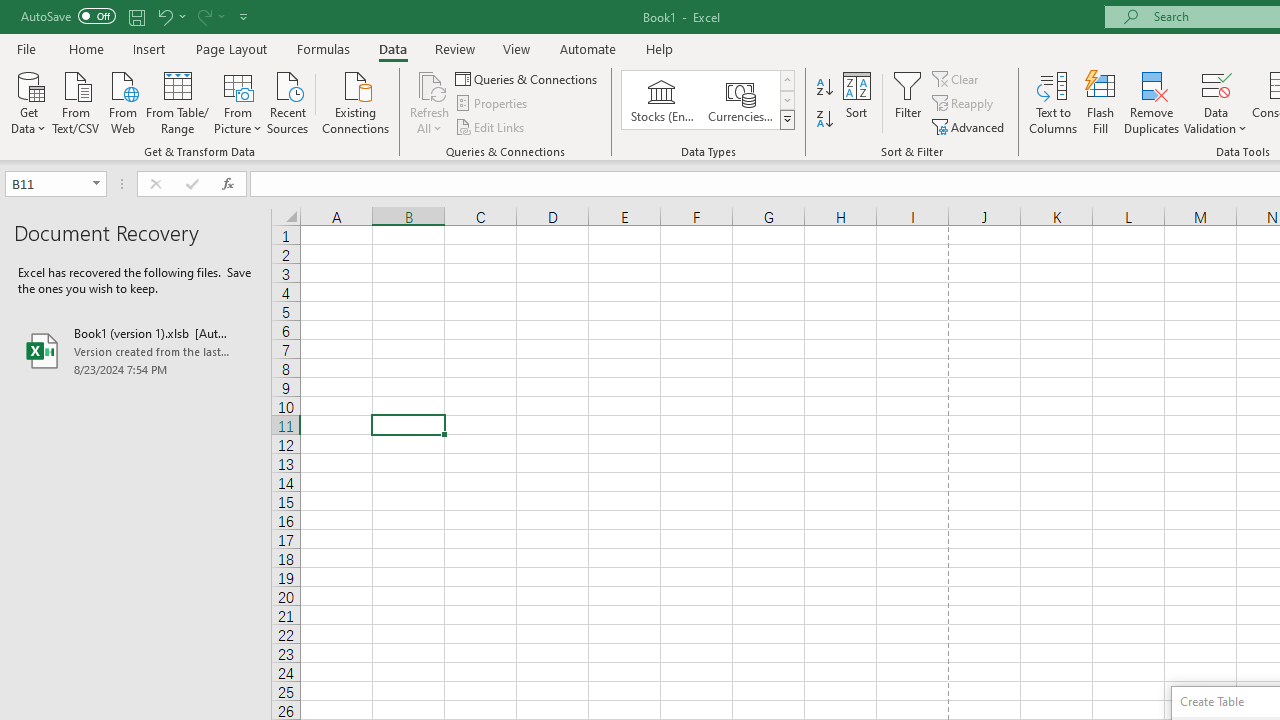 Image resolution: width=1280 pixels, height=720 pixels. Describe the element at coordinates (287, 101) in the screenshot. I see `'Recent Sources'` at that location.